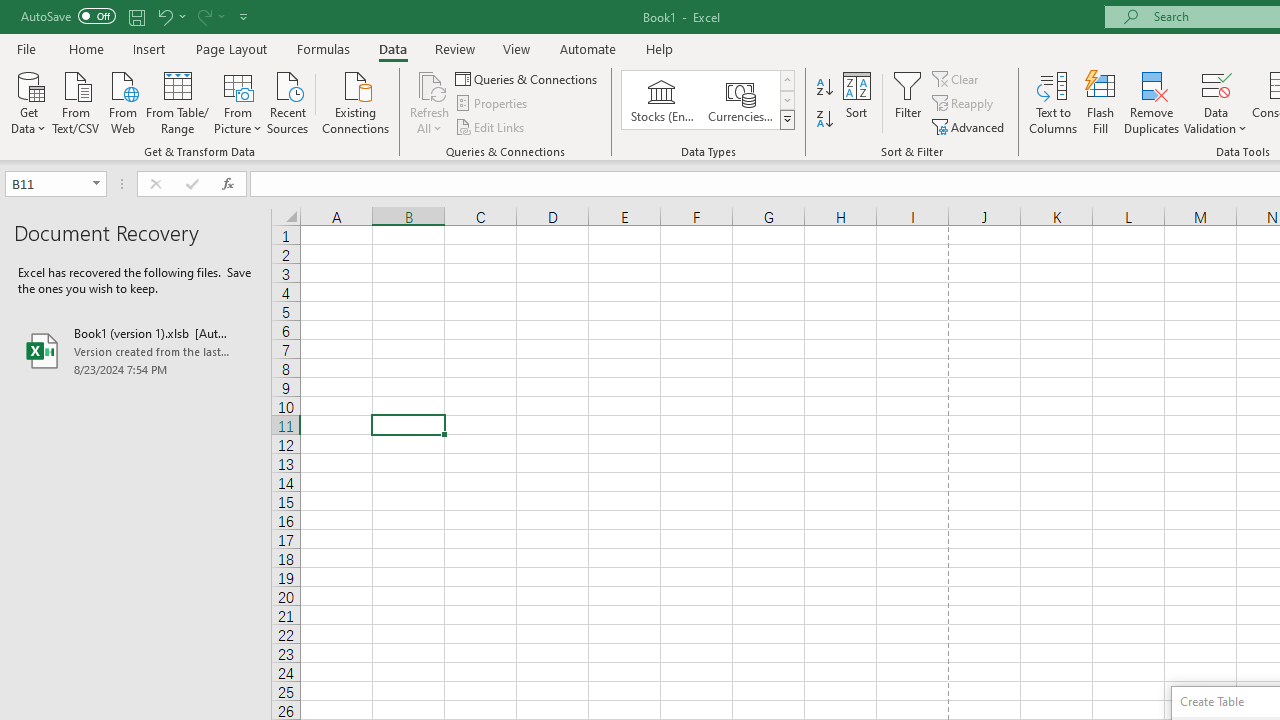 Image resolution: width=1280 pixels, height=720 pixels. Describe the element at coordinates (287, 101) in the screenshot. I see `'Recent Sources'` at that location.